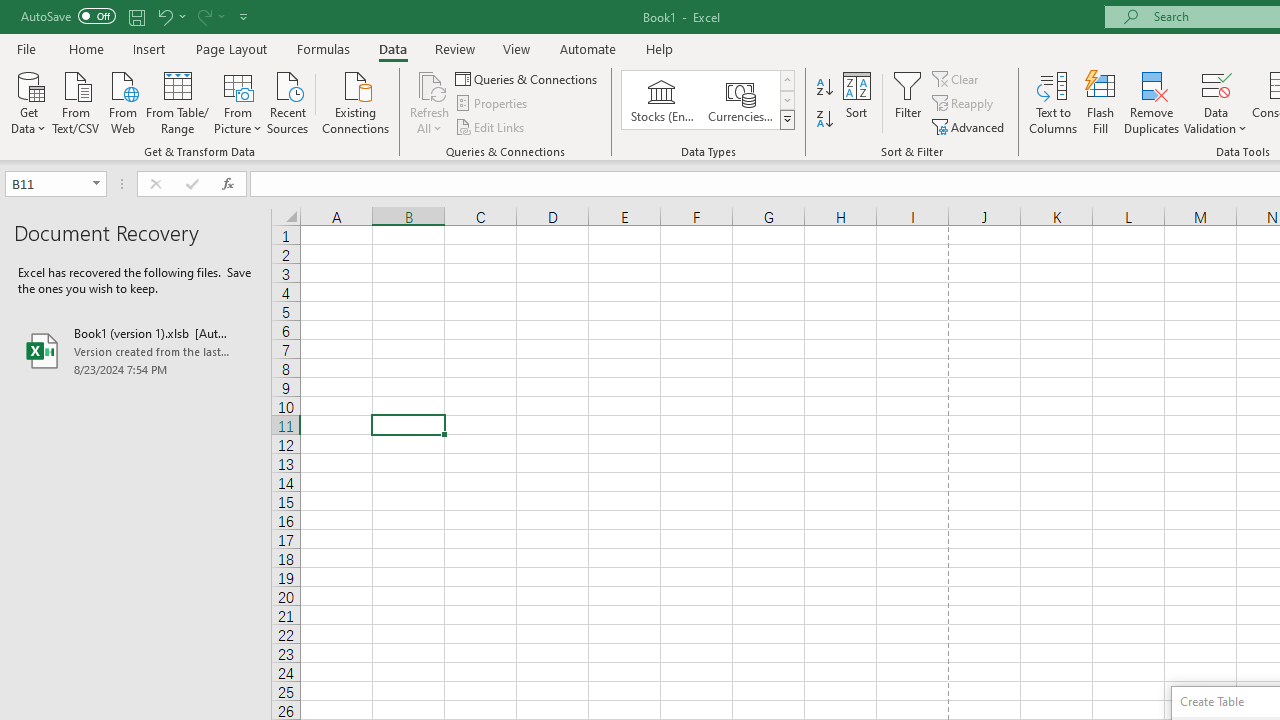 Image resolution: width=1280 pixels, height=720 pixels. Describe the element at coordinates (287, 101) in the screenshot. I see `'Recent Sources'` at that location.